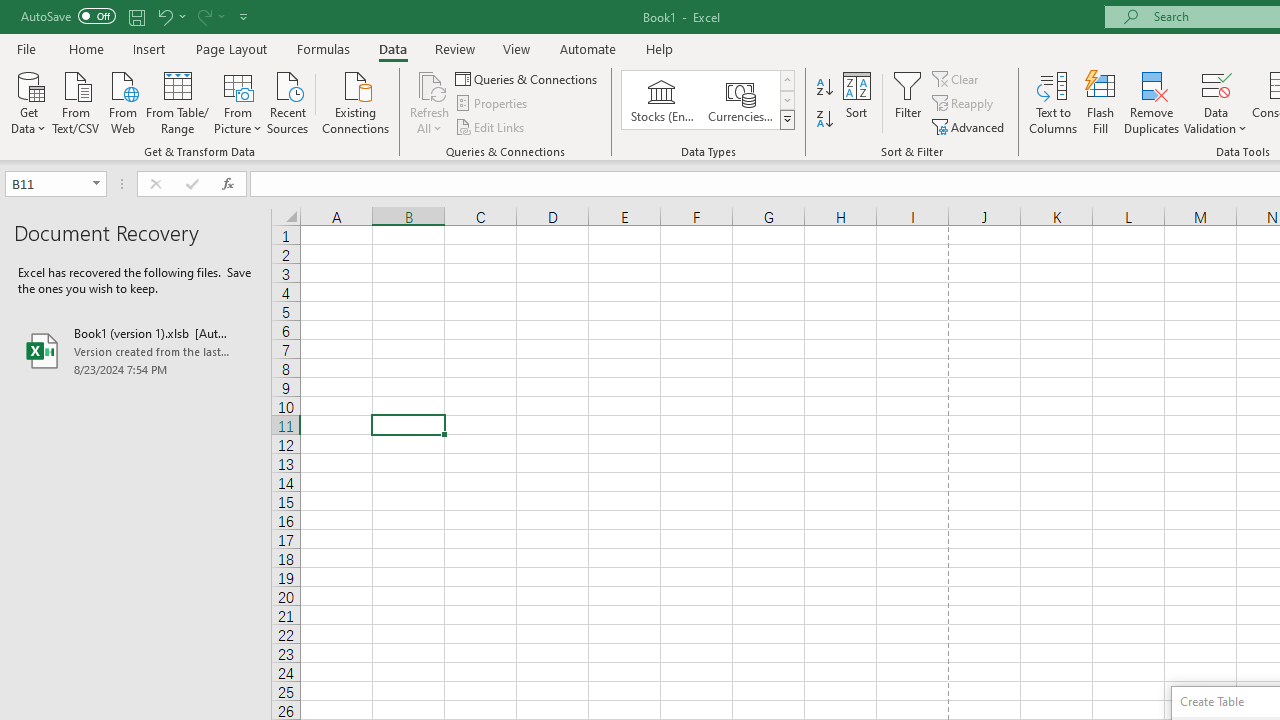 Image resolution: width=1280 pixels, height=720 pixels. Describe the element at coordinates (287, 101) in the screenshot. I see `'Recent Sources'` at that location.